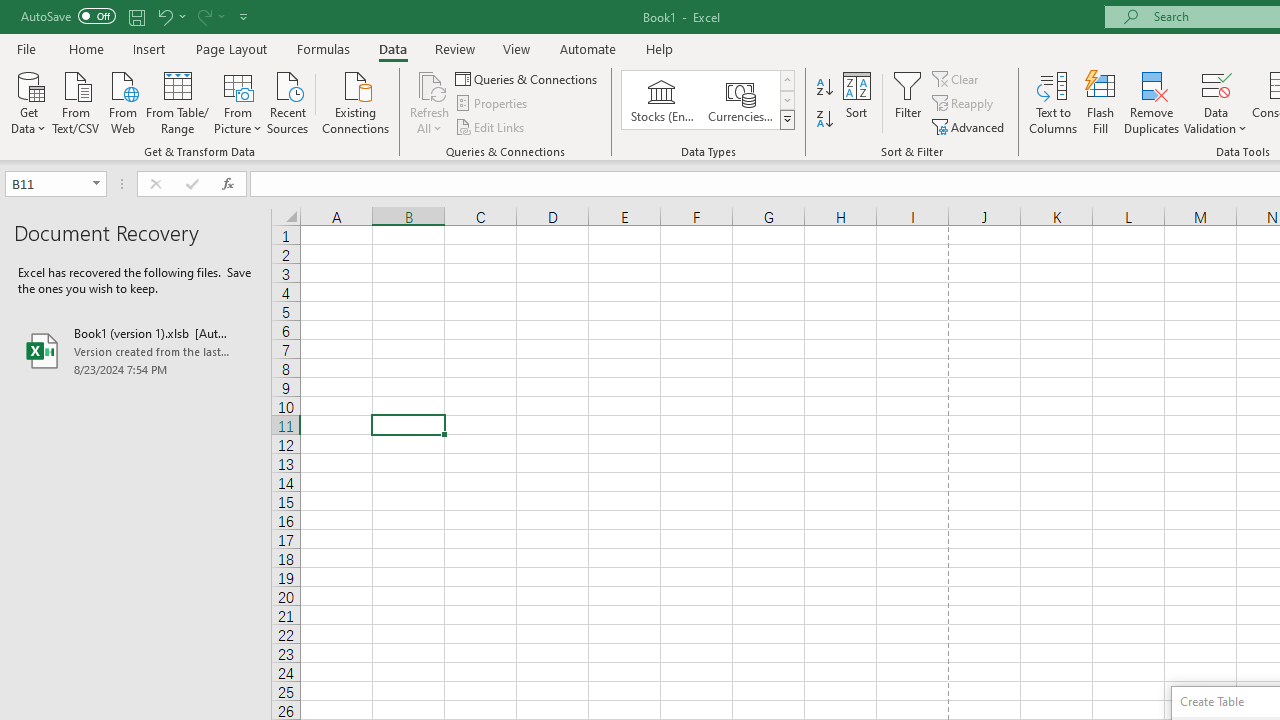 Image resolution: width=1280 pixels, height=720 pixels. Describe the element at coordinates (287, 101) in the screenshot. I see `'Recent Sources'` at that location.